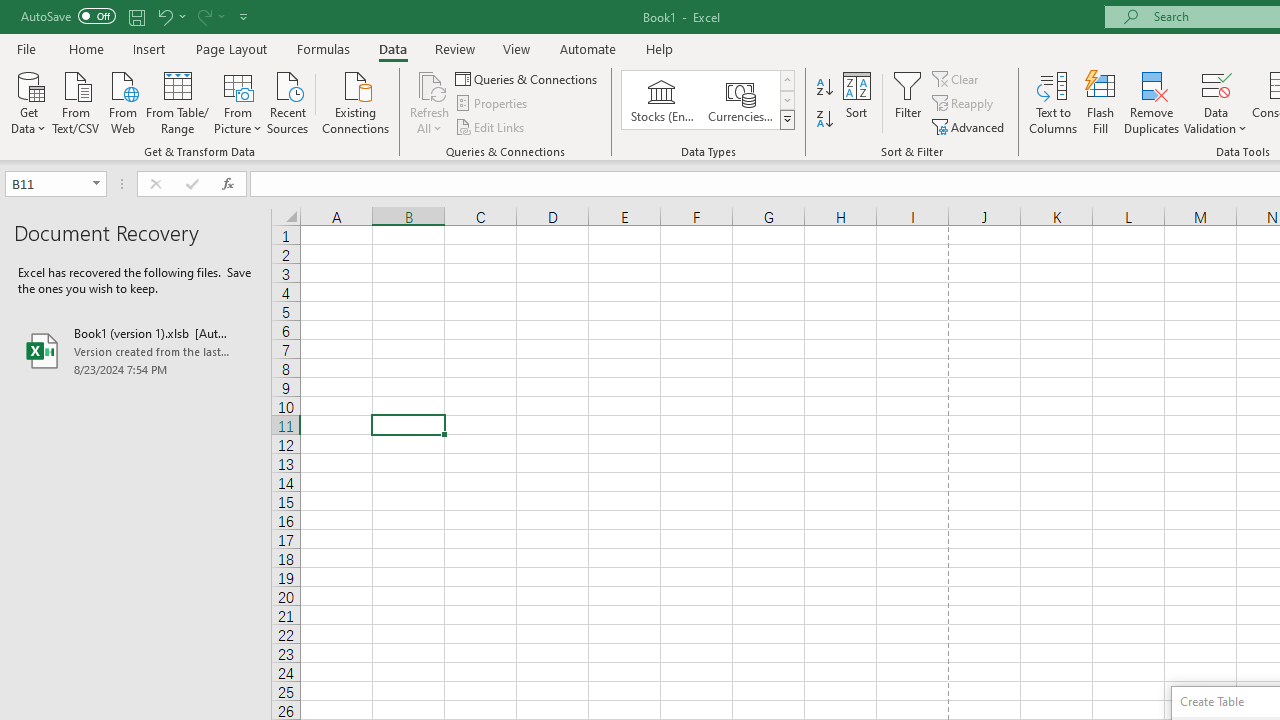 Image resolution: width=1280 pixels, height=720 pixels. Describe the element at coordinates (287, 101) in the screenshot. I see `'Recent Sources'` at that location.